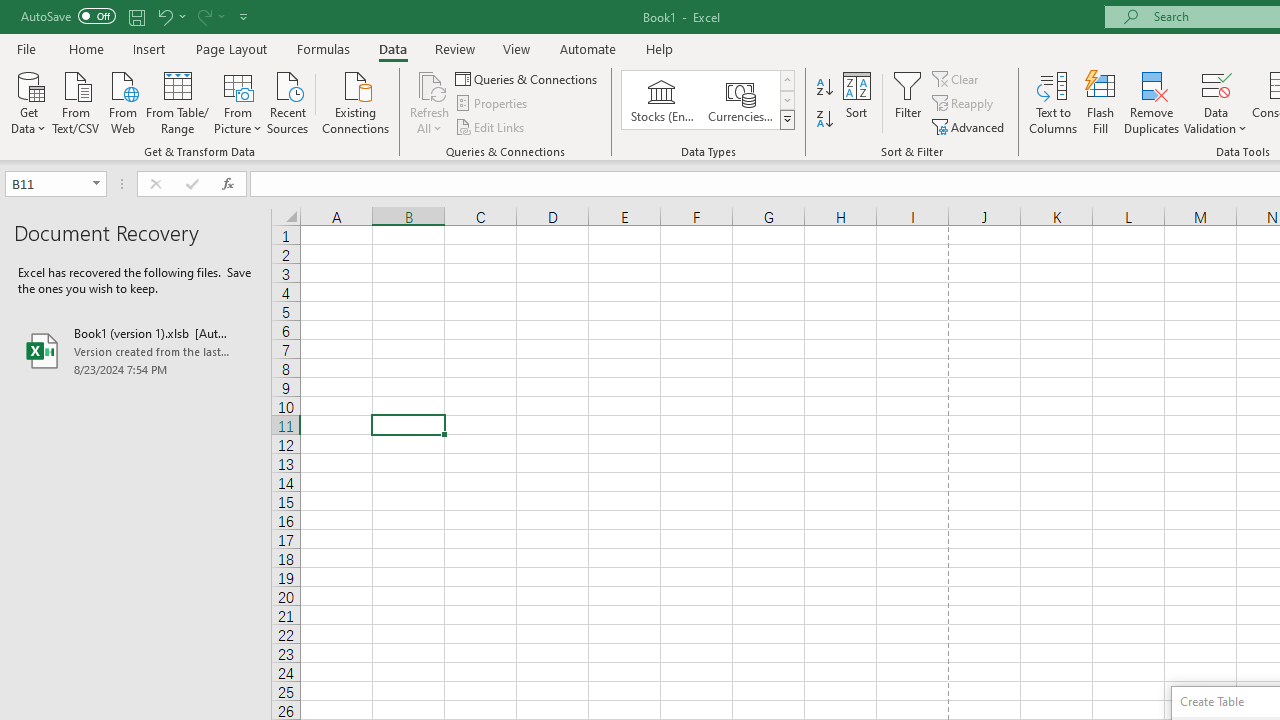 Image resolution: width=1280 pixels, height=720 pixels. Describe the element at coordinates (287, 101) in the screenshot. I see `'Recent Sources'` at that location.